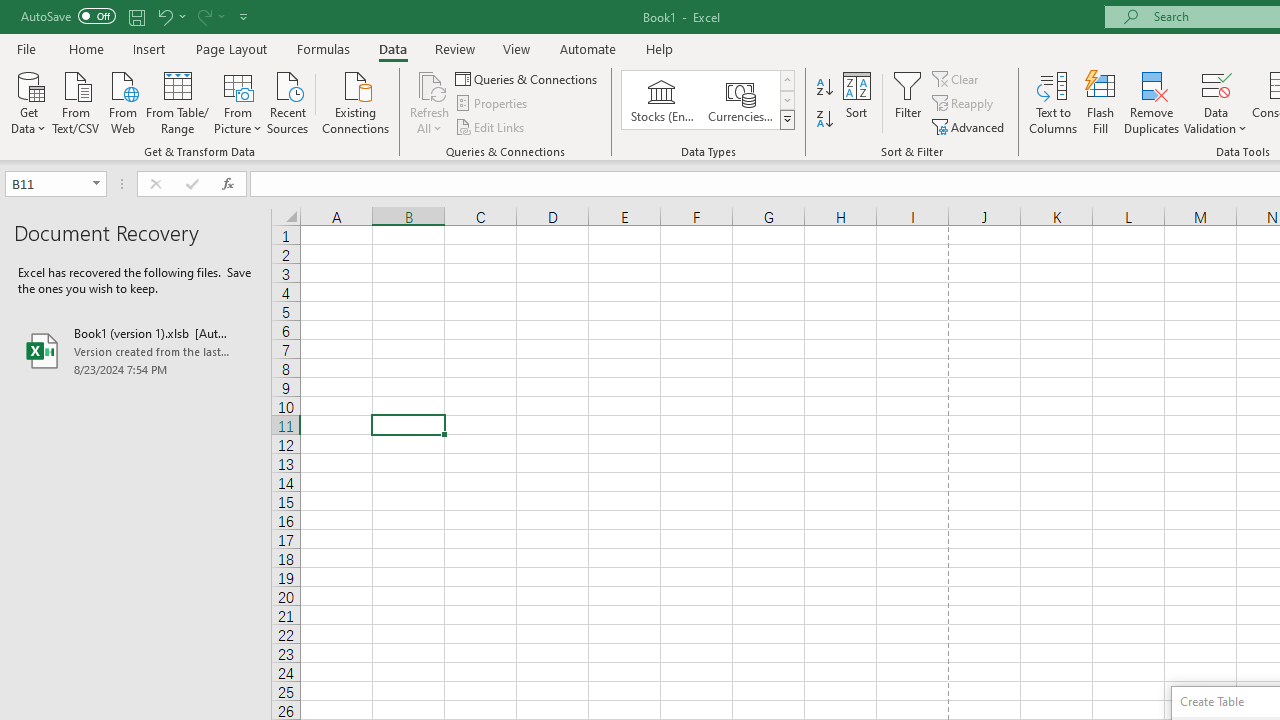 Image resolution: width=1280 pixels, height=720 pixels. Describe the element at coordinates (287, 101) in the screenshot. I see `'Recent Sources'` at that location.